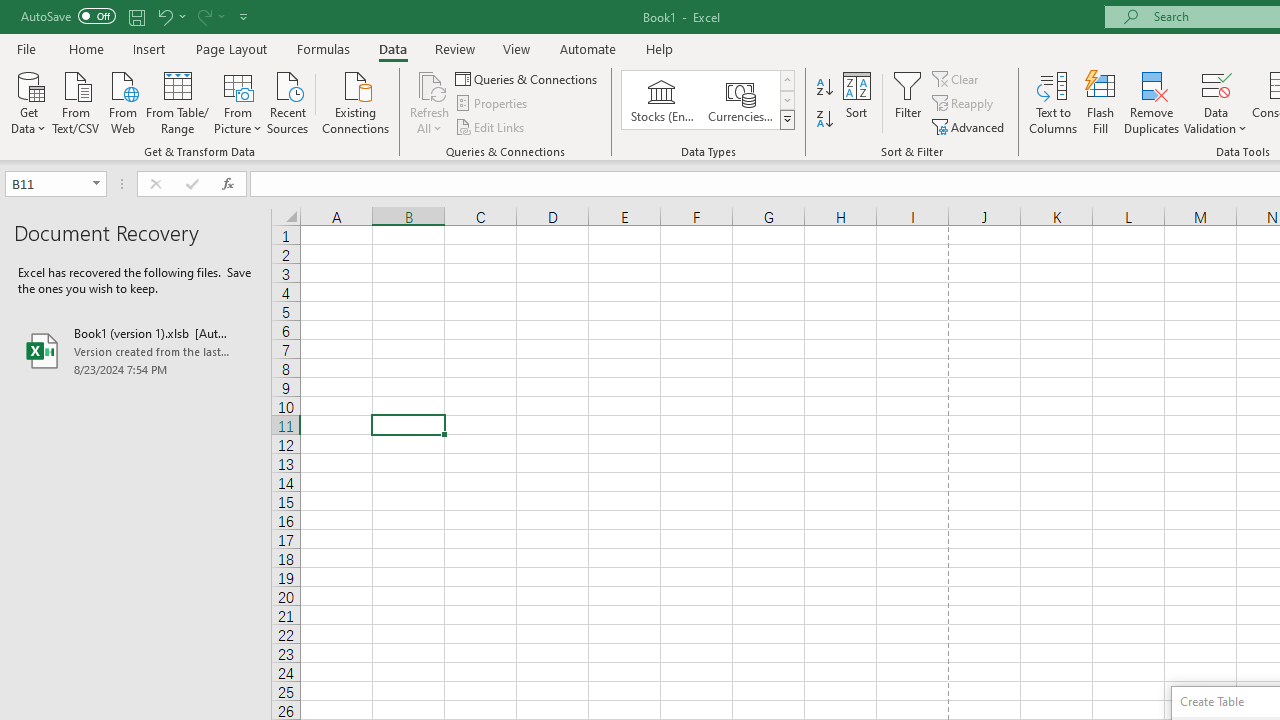 Image resolution: width=1280 pixels, height=720 pixels. Describe the element at coordinates (287, 101) in the screenshot. I see `'Recent Sources'` at that location.